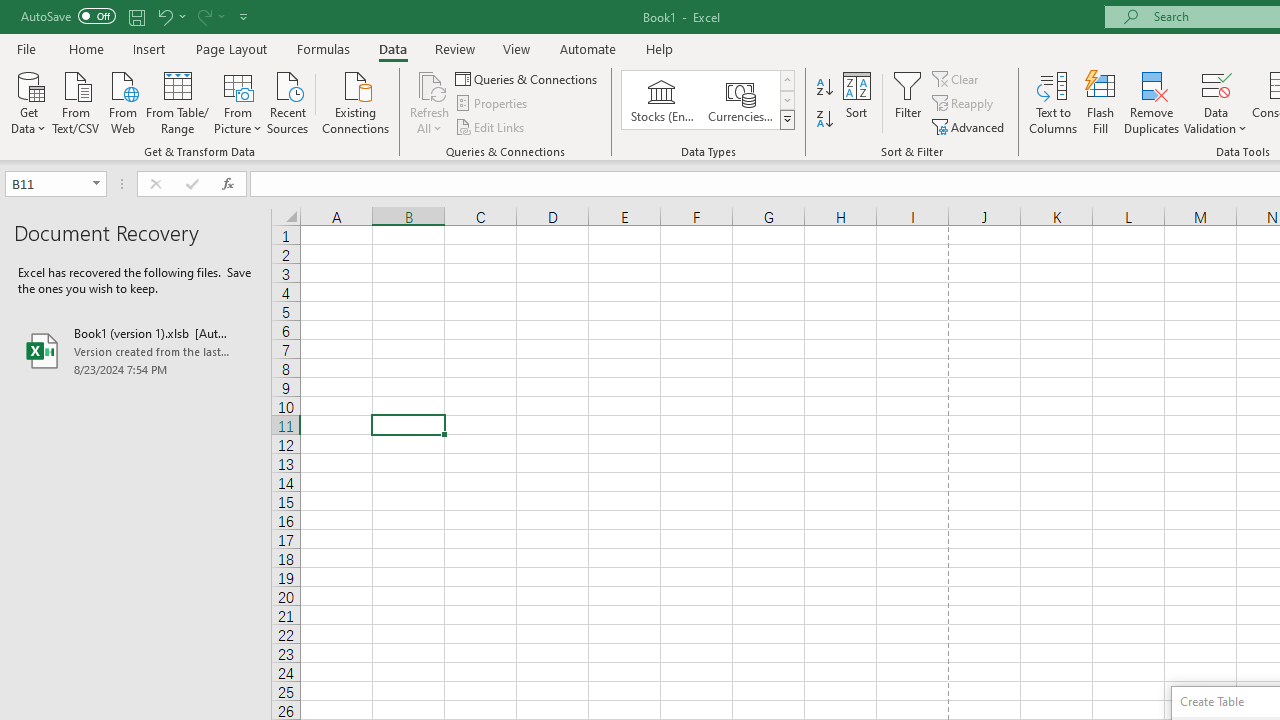 Image resolution: width=1280 pixels, height=720 pixels. Describe the element at coordinates (287, 101) in the screenshot. I see `'Recent Sources'` at that location.